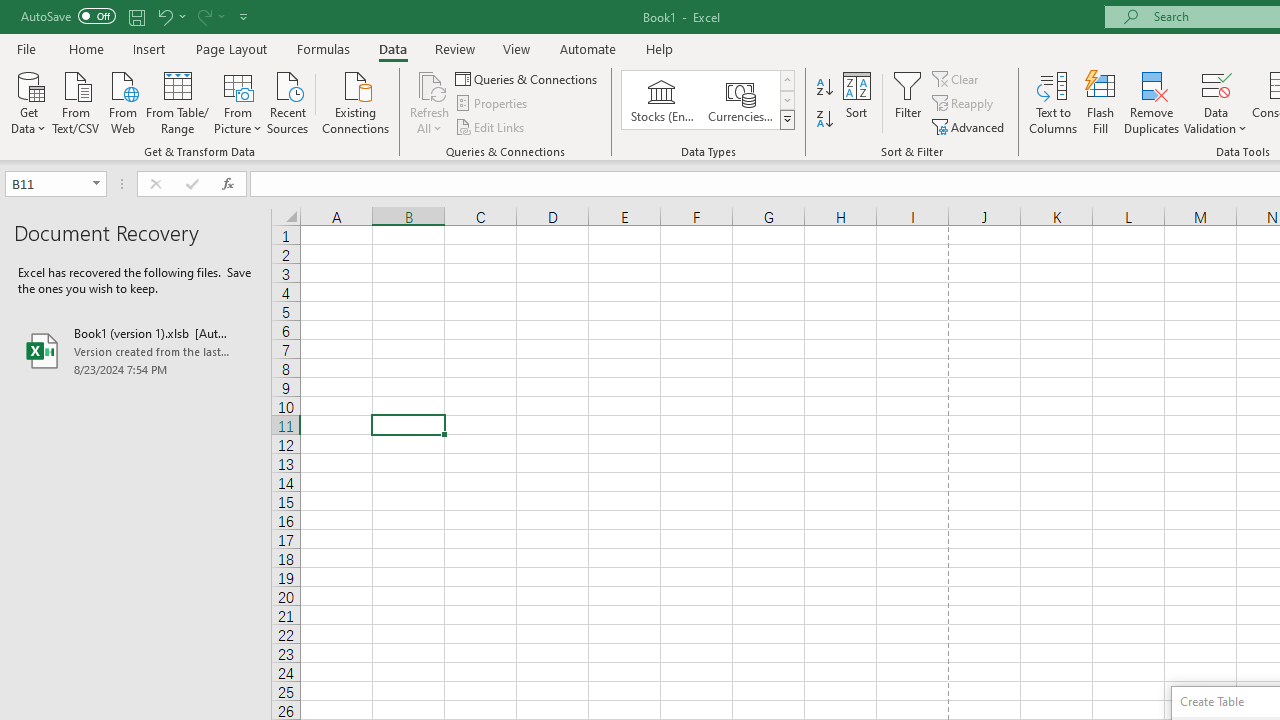 Image resolution: width=1280 pixels, height=720 pixels. Describe the element at coordinates (287, 101) in the screenshot. I see `'Recent Sources'` at that location.